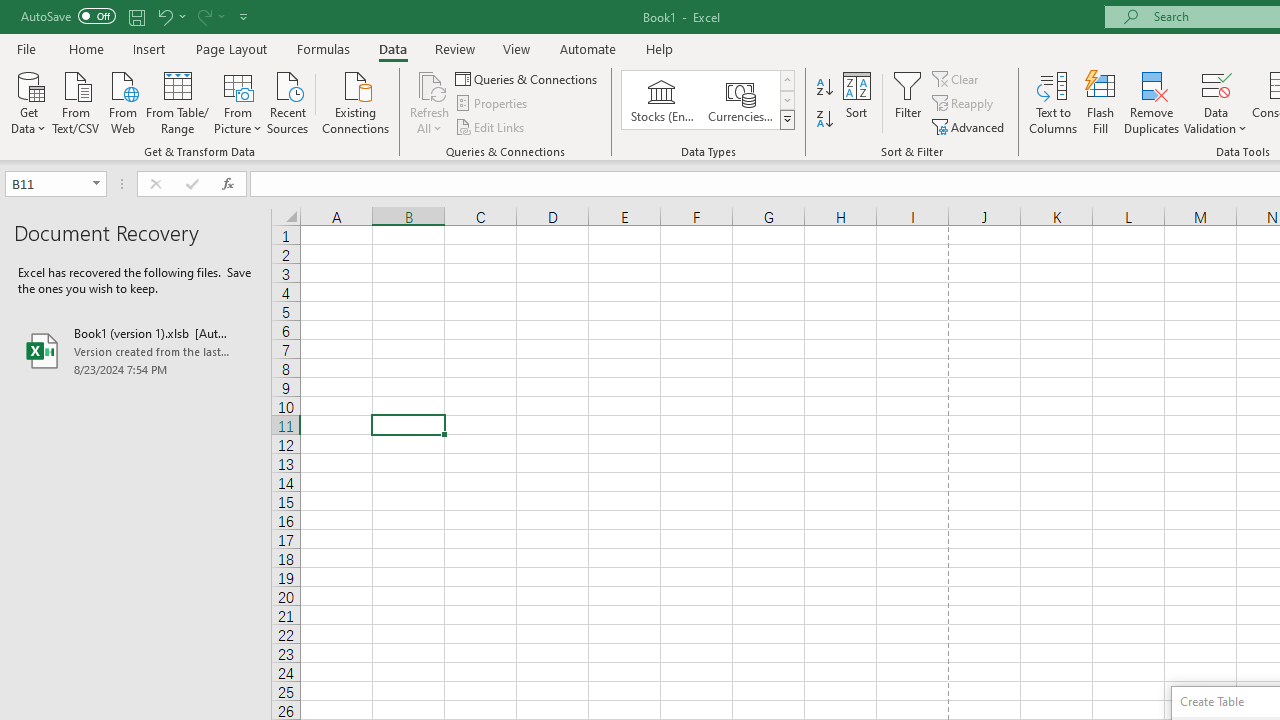 Image resolution: width=1280 pixels, height=720 pixels. Describe the element at coordinates (287, 101) in the screenshot. I see `'Recent Sources'` at that location.